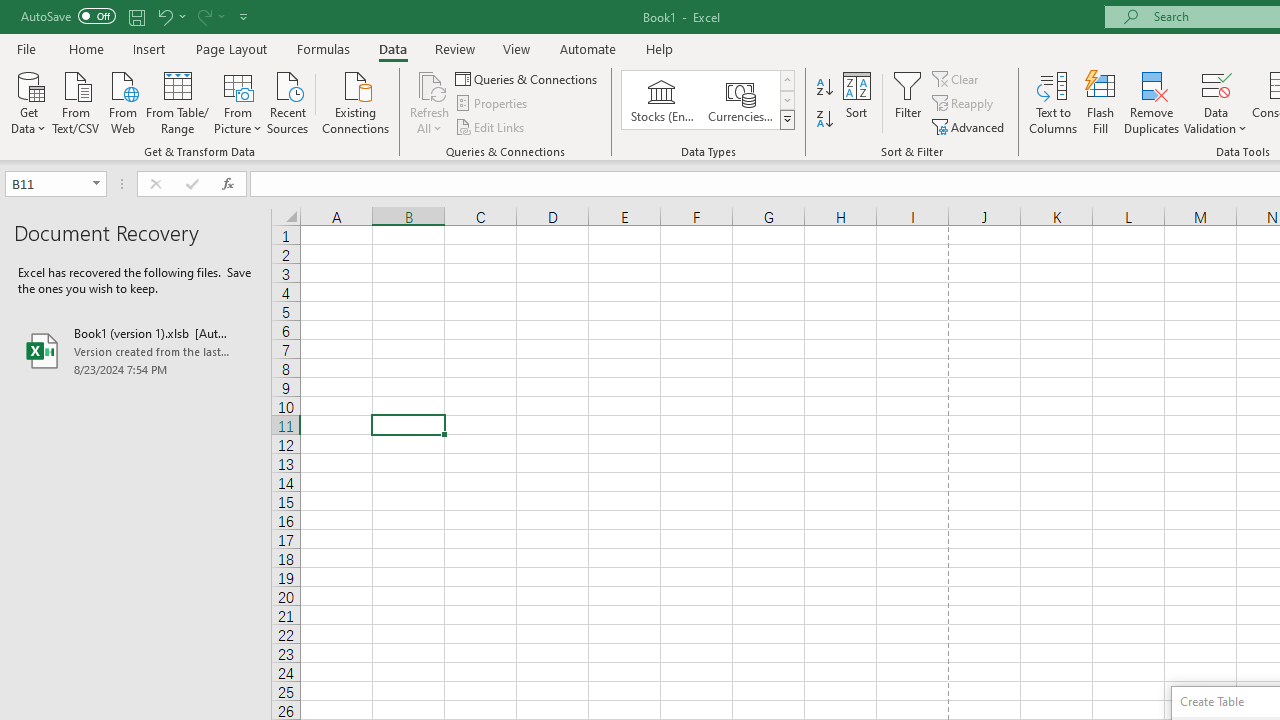 Image resolution: width=1280 pixels, height=720 pixels. Describe the element at coordinates (287, 101) in the screenshot. I see `'Recent Sources'` at that location.